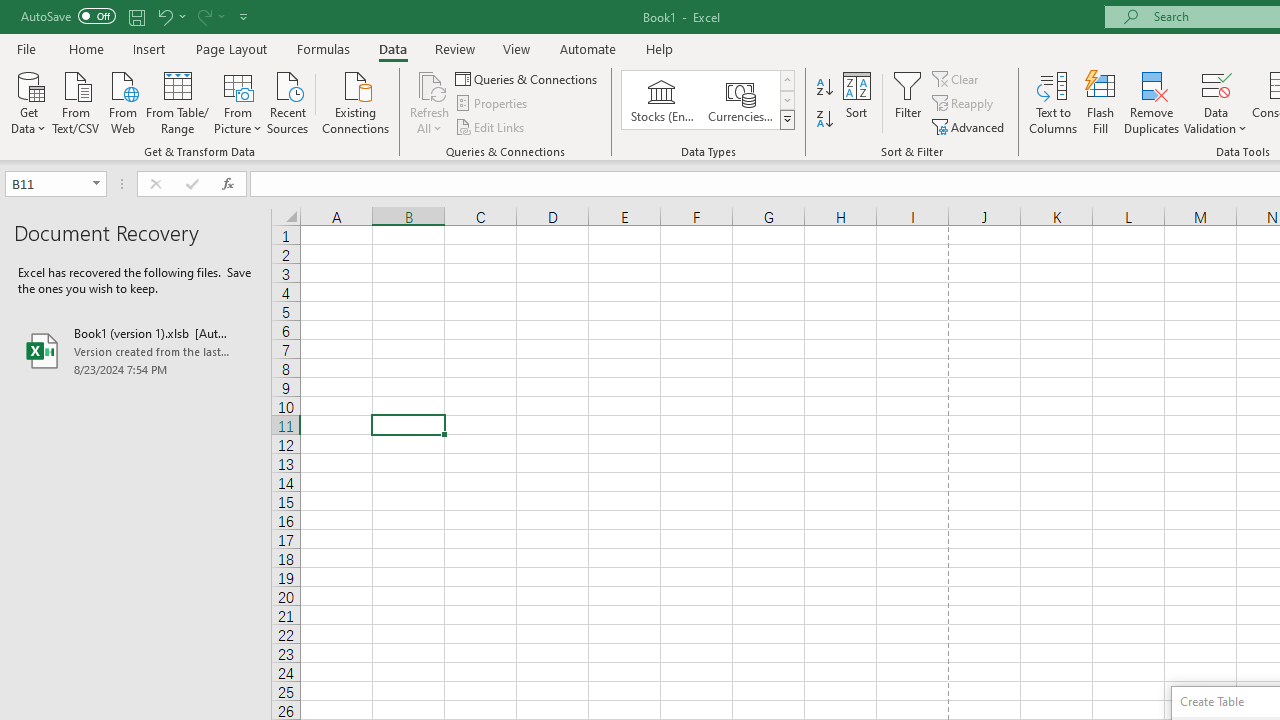 Image resolution: width=1280 pixels, height=720 pixels. Describe the element at coordinates (287, 101) in the screenshot. I see `'Recent Sources'` at that location.